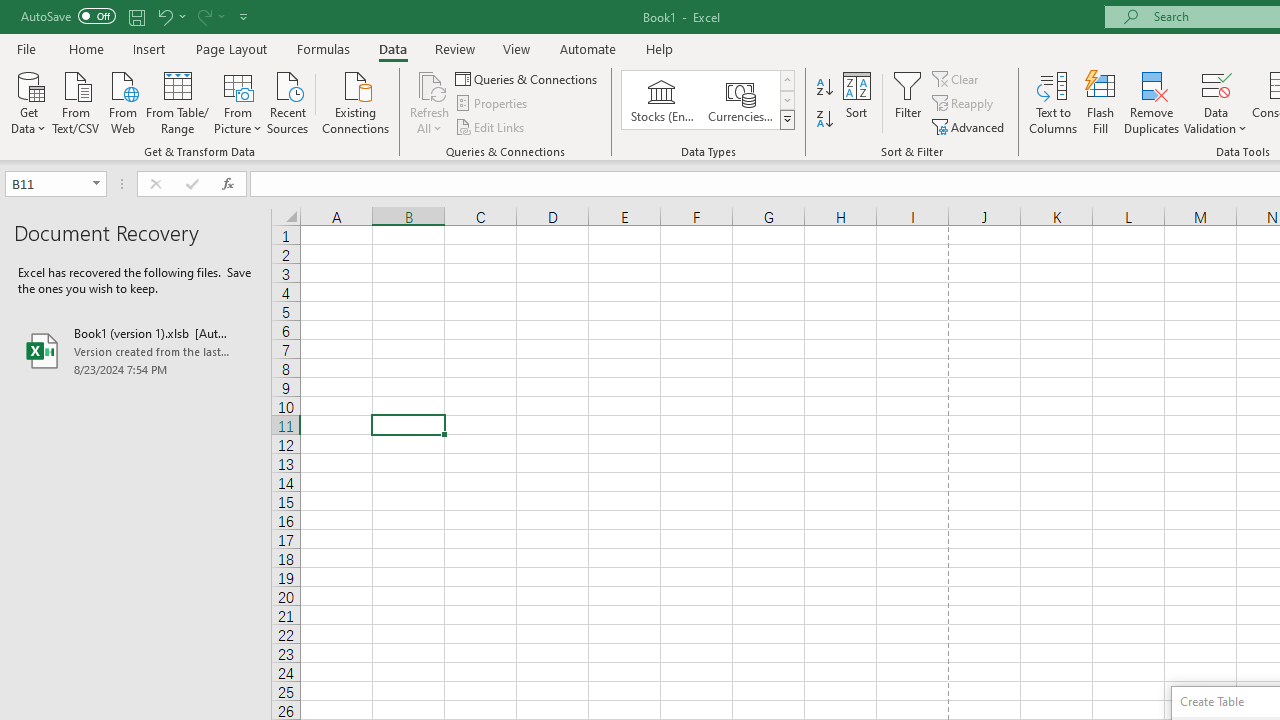 Image resolution: width=1280 pixels, height=720 pixels. Describe the element at coordinates (287, 101) in the screenshot. I see `'Recent Sources'` at that location.